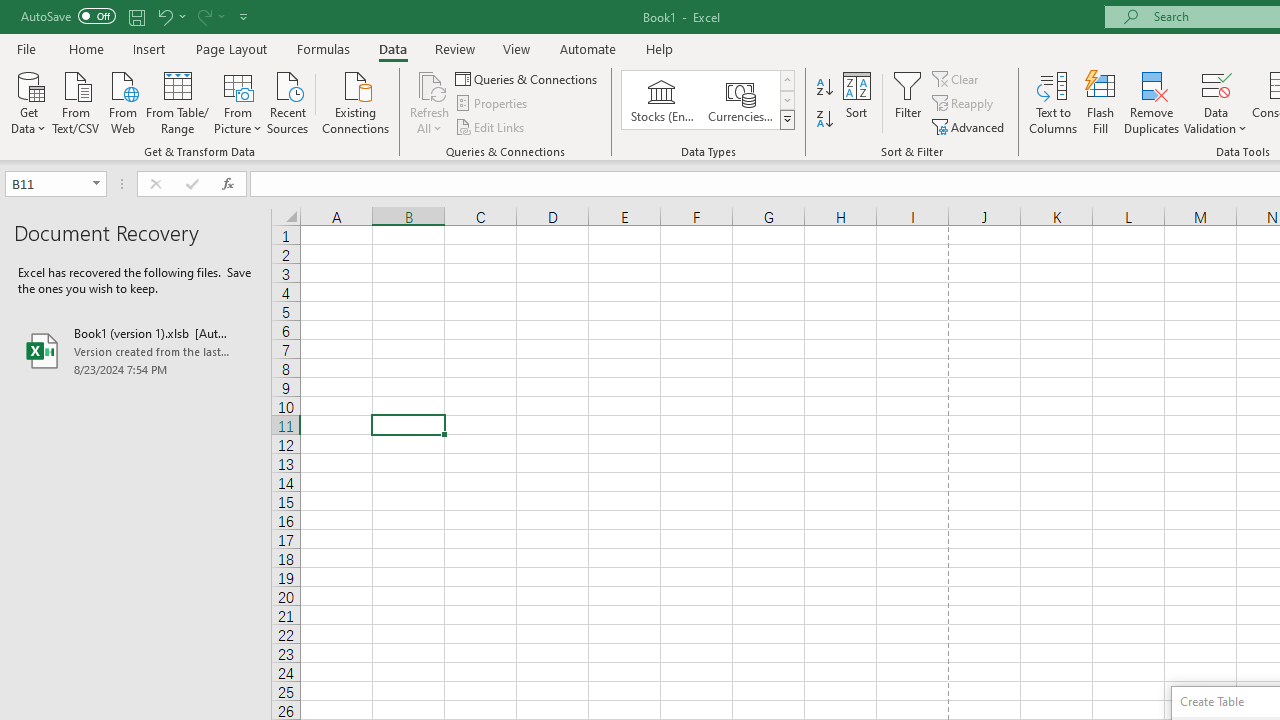 Image resolution: width=1280 pixels, height=720 pixels. Describe the element at coordinates (287, 101) in the screenshot. I see `'Recent Sources'` at that location.